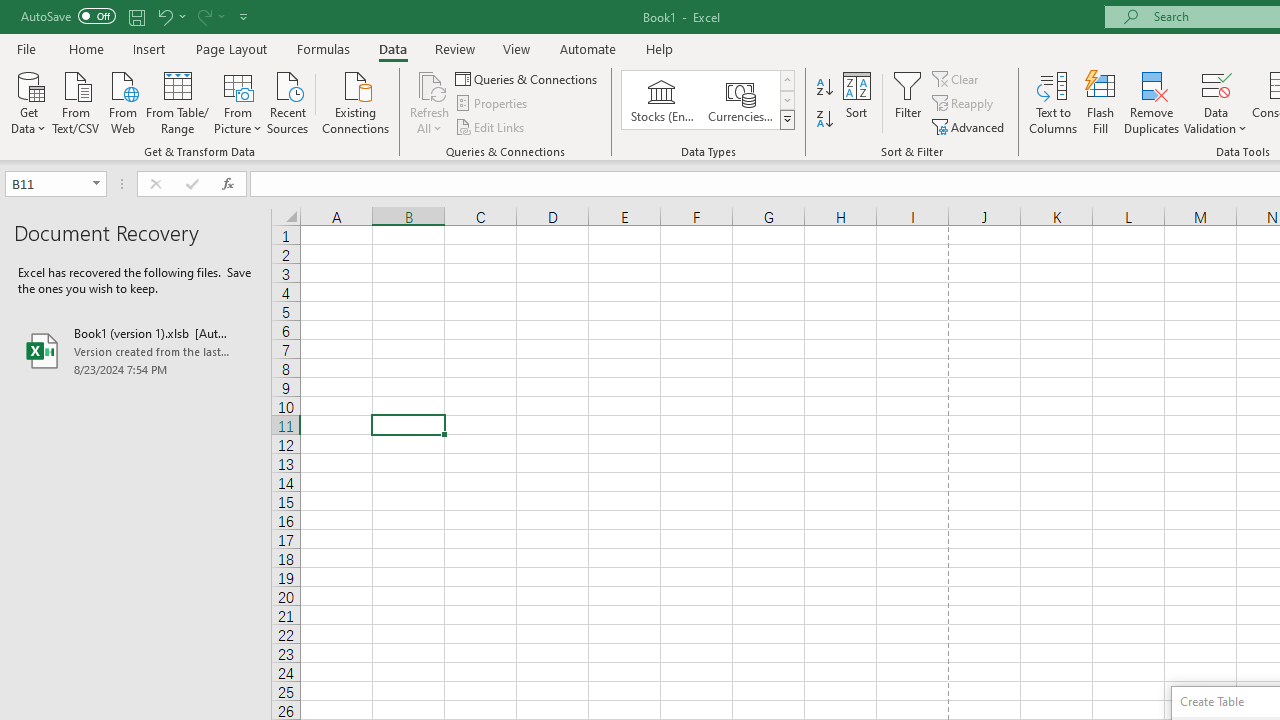 Image resolution: width=1280 pixels, height=720 pixels. Describe the element at coordinates (287, 101) in the screenshot. I see `'Recent Sources'` at that location.